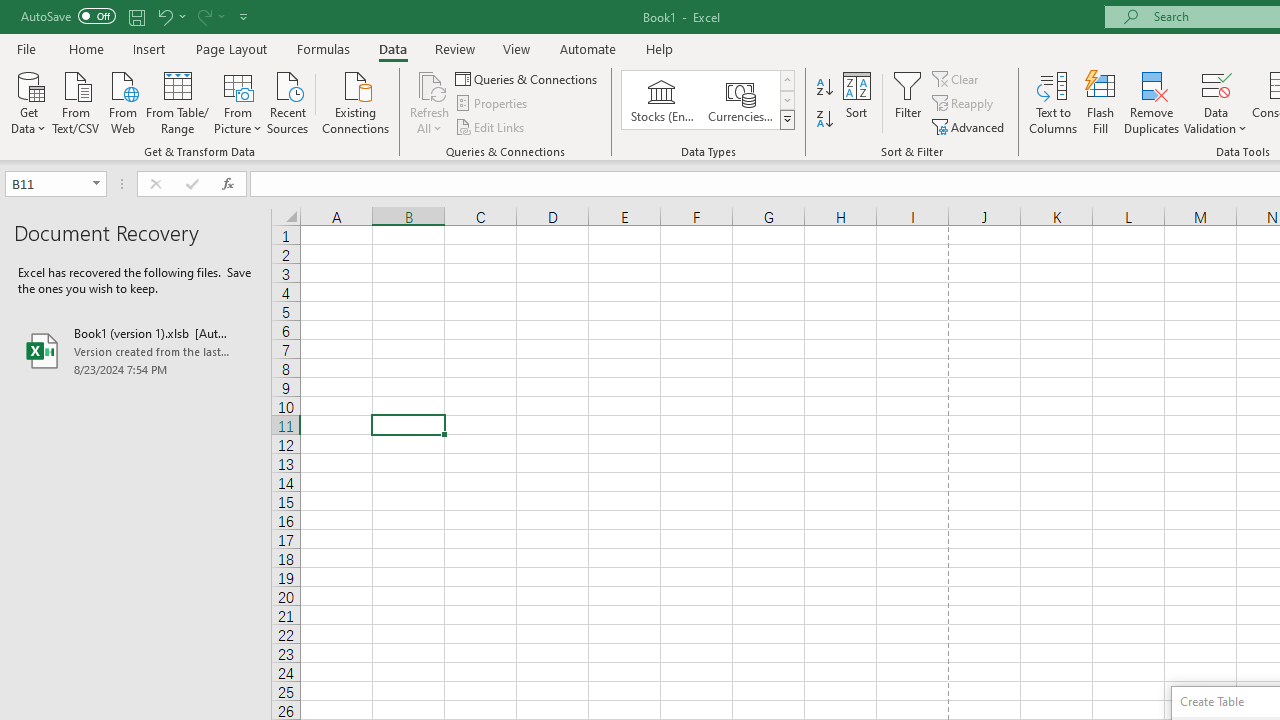 Image resolution: width=1280 pixels, height=720 pixels. Describe the element at coordinates (287, 101) in the screenshot. I see `'Recent Sources'` at that location.